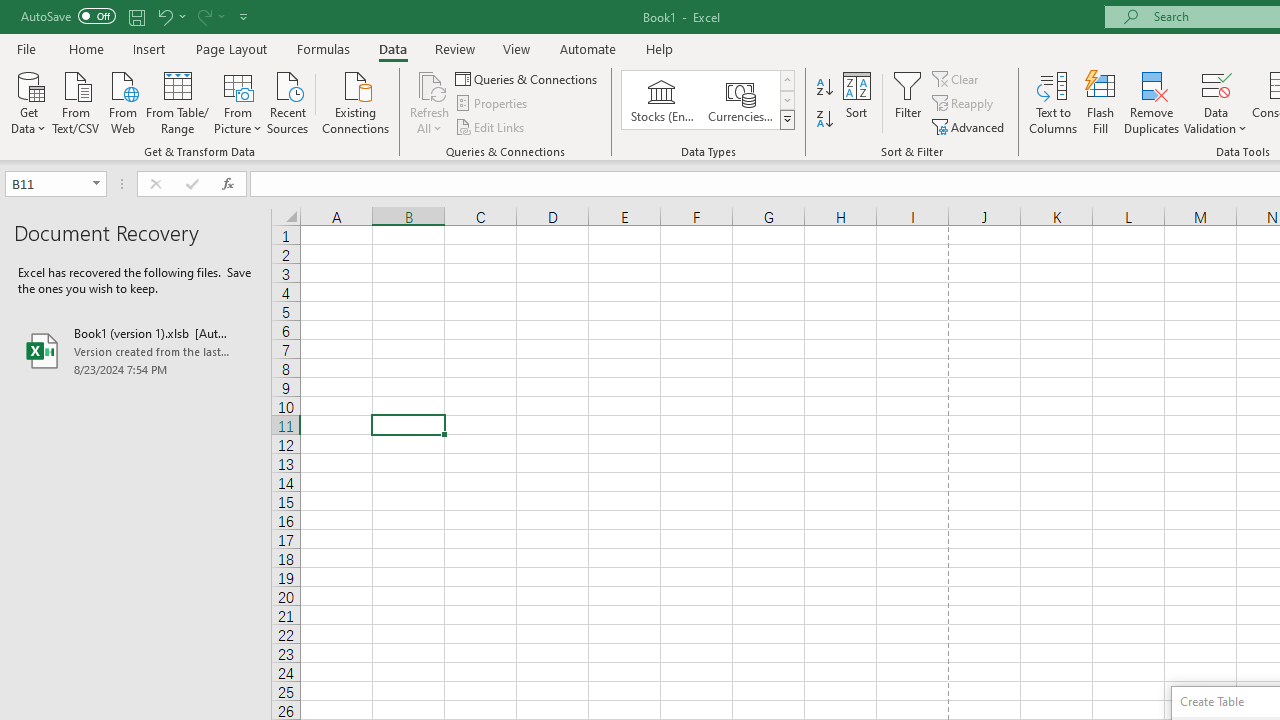 Image resolution: width=1280 pixels, height=720 pixels. Describe the element at coordinates (287, 101) in the screenshot. I see `'Recent Sources'` at that location.